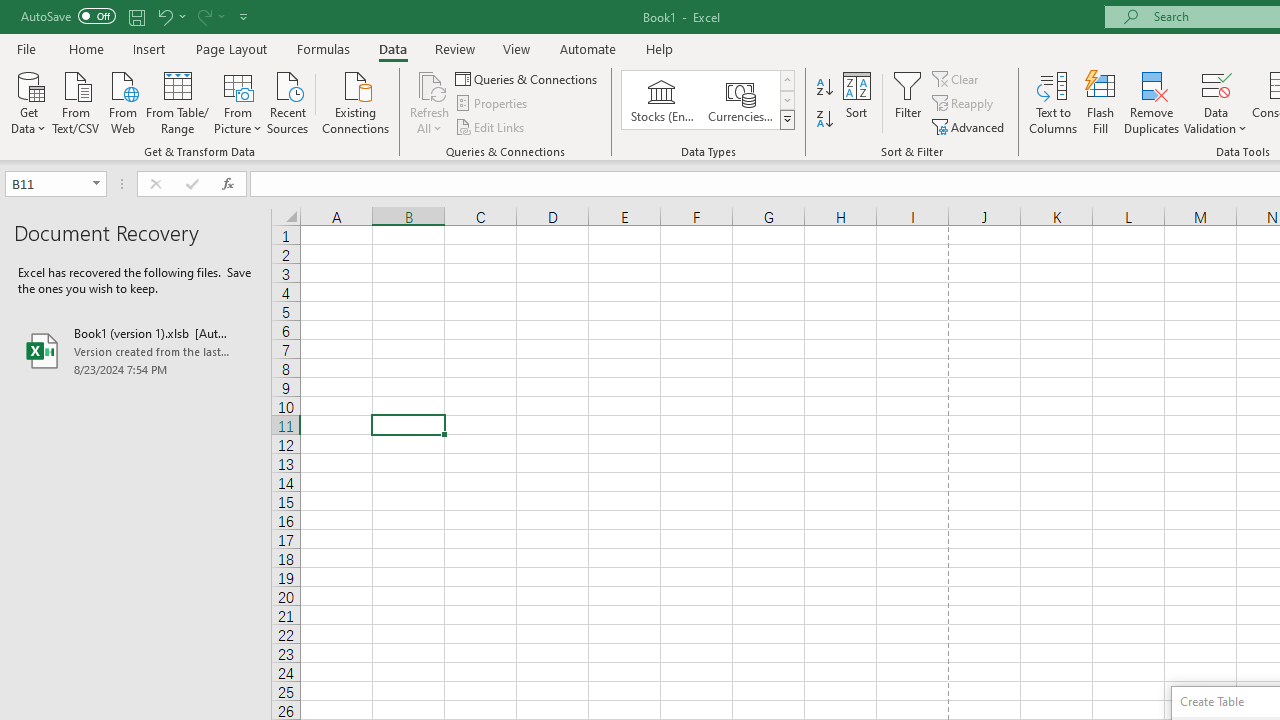 Image resolution: width=1280 pixels, height=720 pixels. Describe the element at coordinates (287, 101) in the screenshot. I see `'Recent Sources'` at that location.